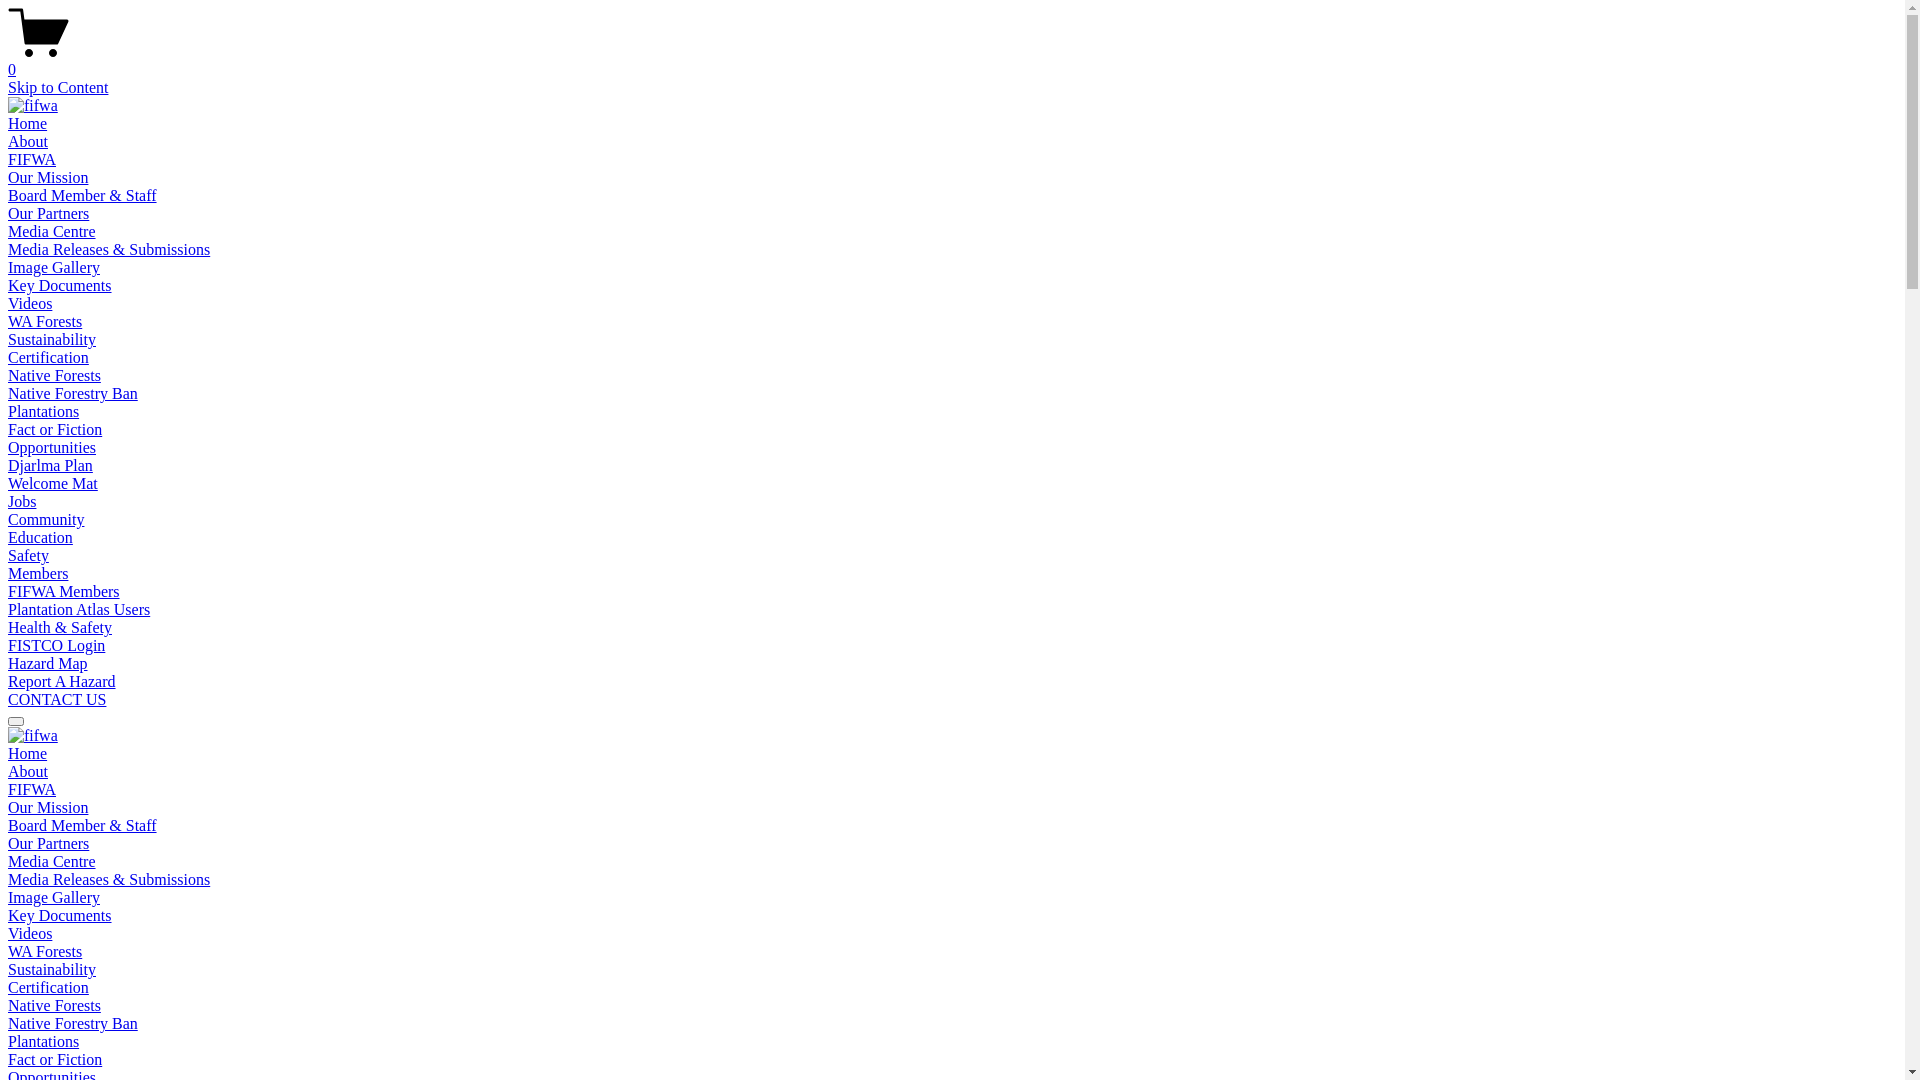 The image size is (1920, 1080). I want to click on 'Image Gallery', so click(53, 896).